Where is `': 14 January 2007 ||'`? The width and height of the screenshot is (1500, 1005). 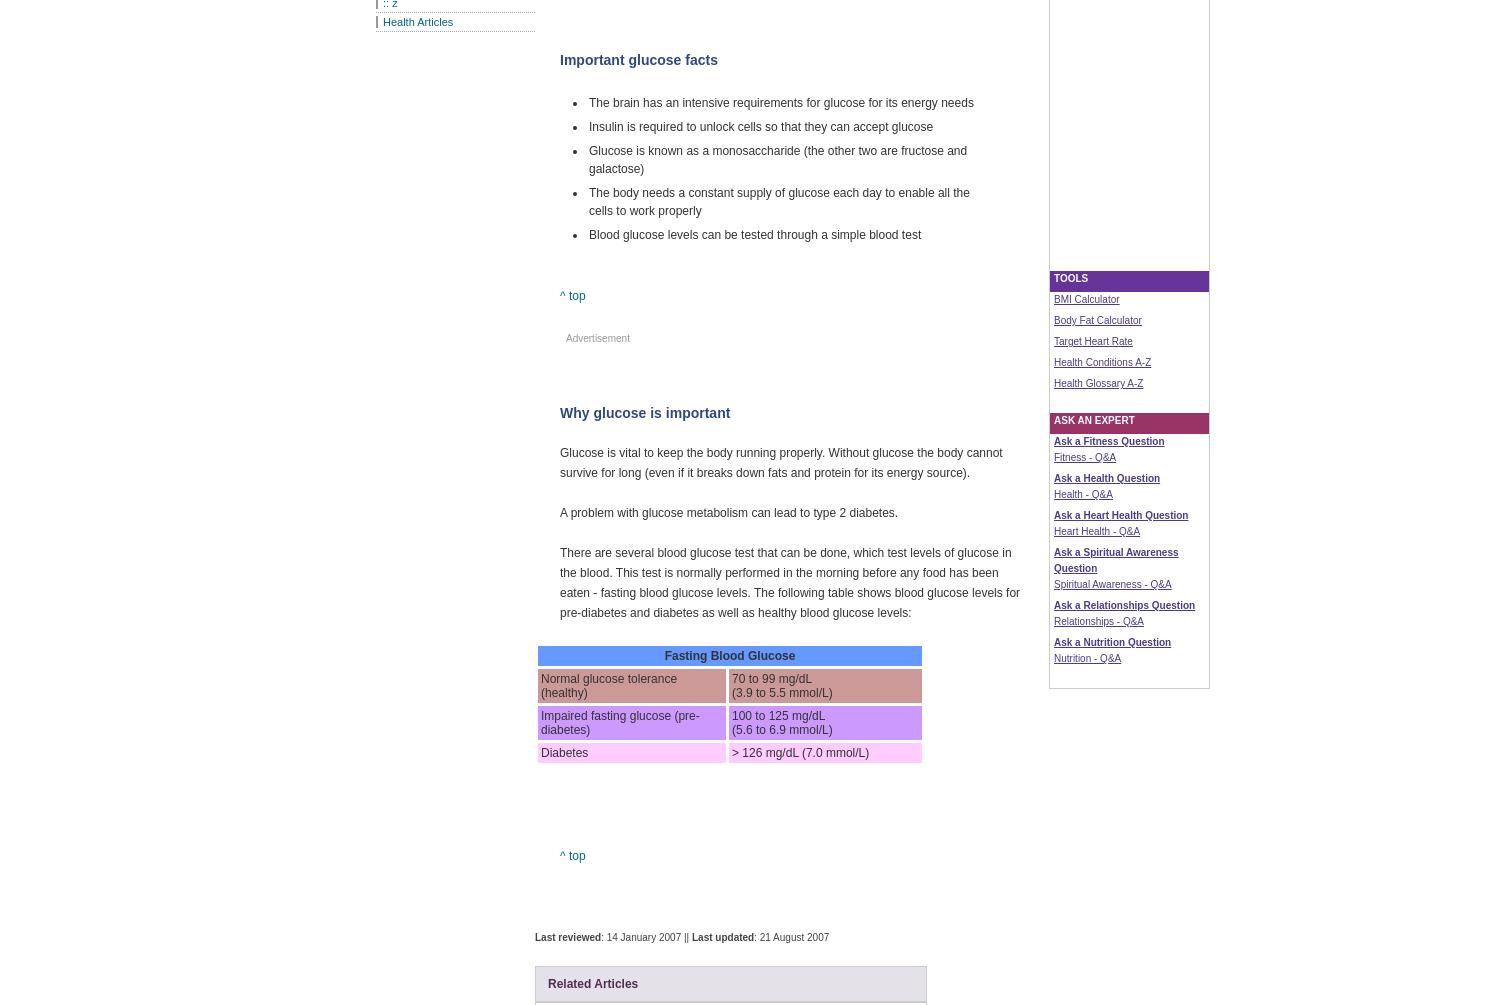 ': 14 January 2007 ||' is located at coordinates (646, 936).